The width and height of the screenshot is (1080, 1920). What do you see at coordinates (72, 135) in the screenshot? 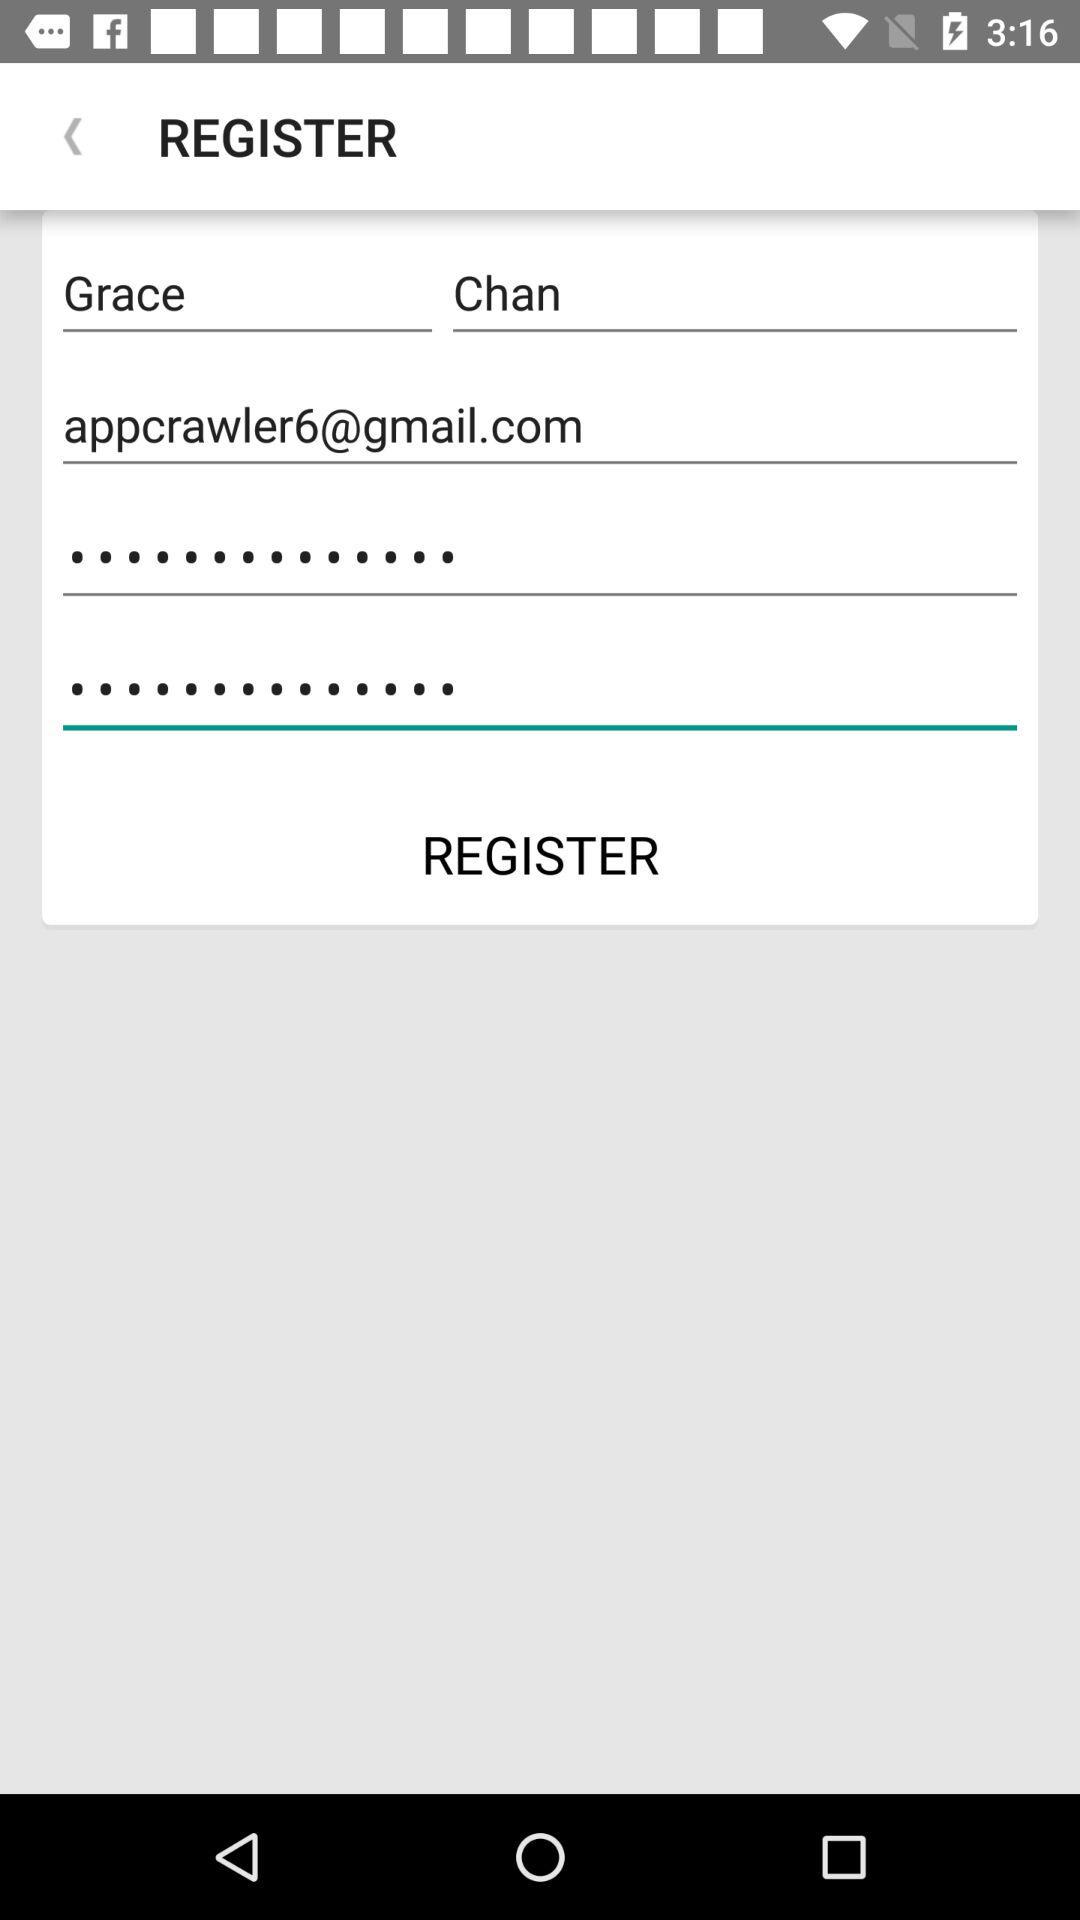
I see `the icon next to the register icon` at bounding box center [72, 135].